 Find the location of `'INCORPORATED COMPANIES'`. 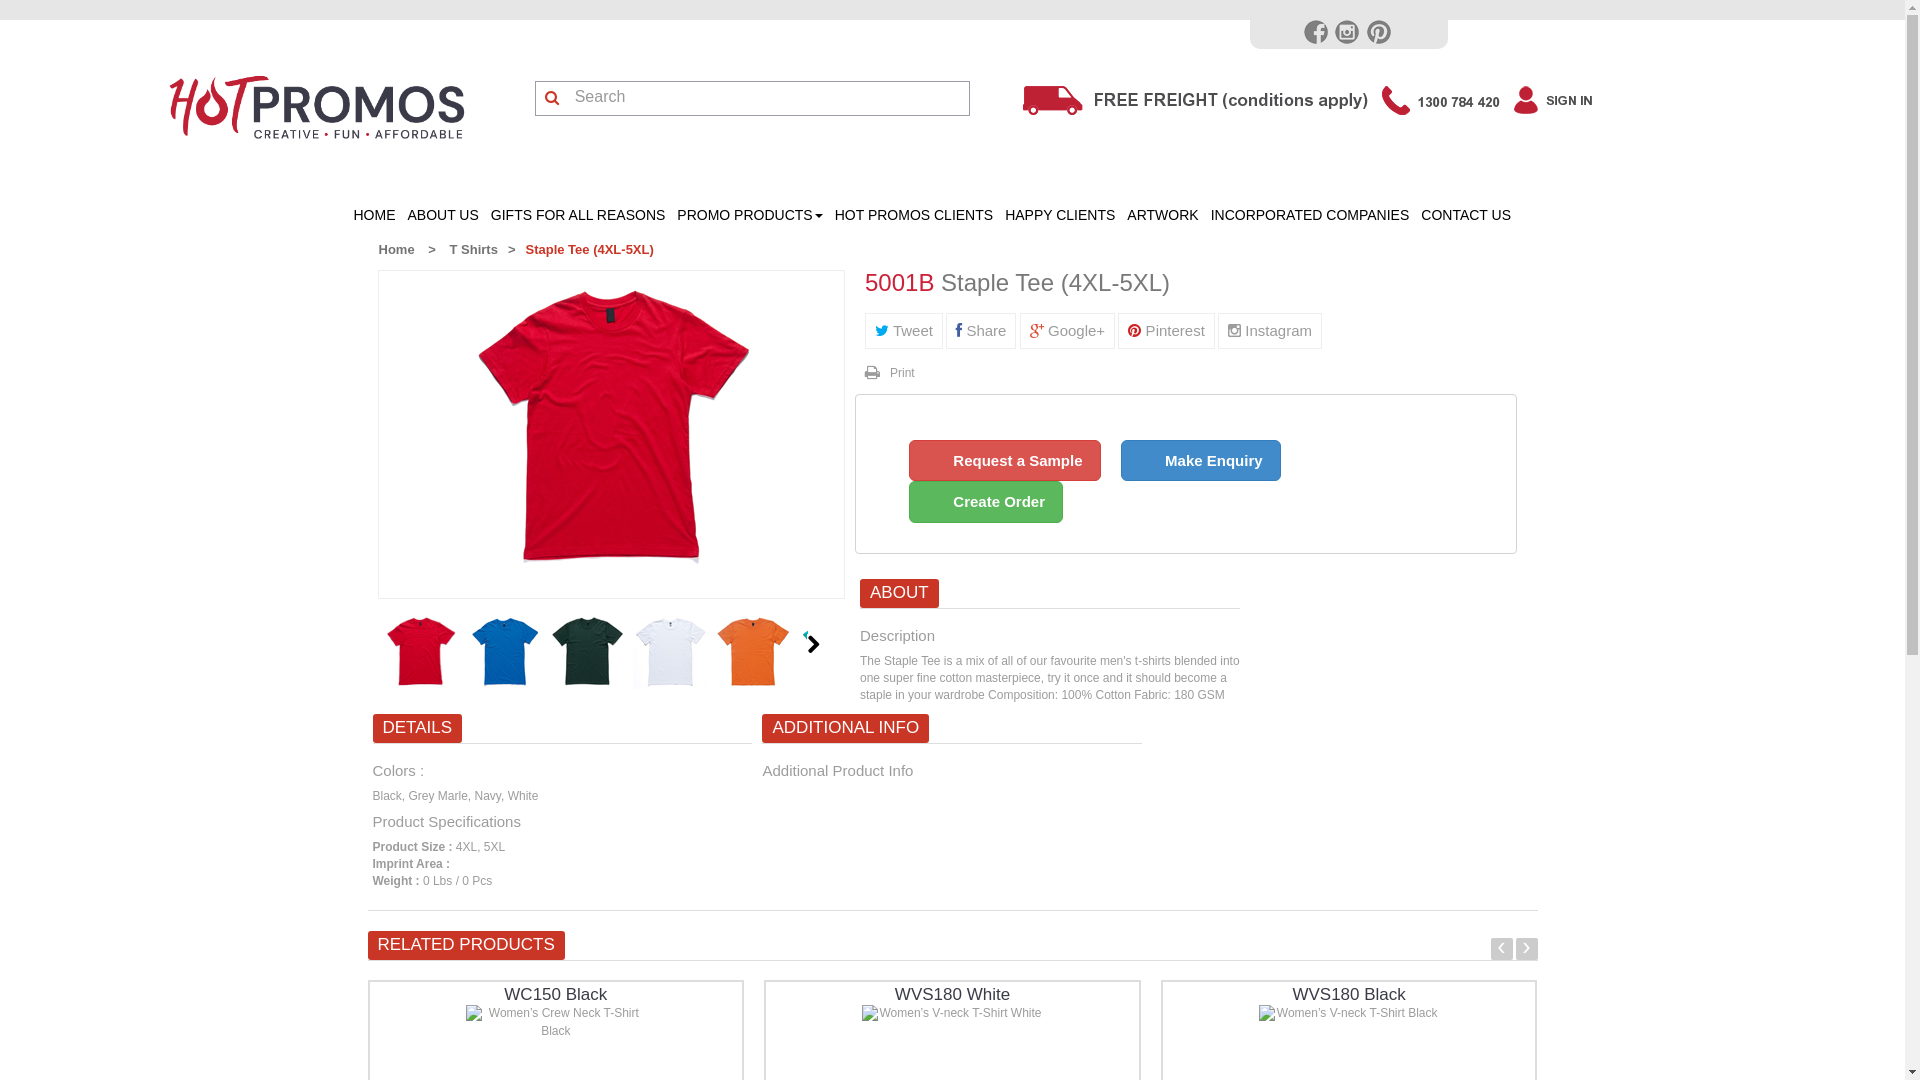

'INCORPORATED COMPANIES' is located at coordinates (1310, 215).